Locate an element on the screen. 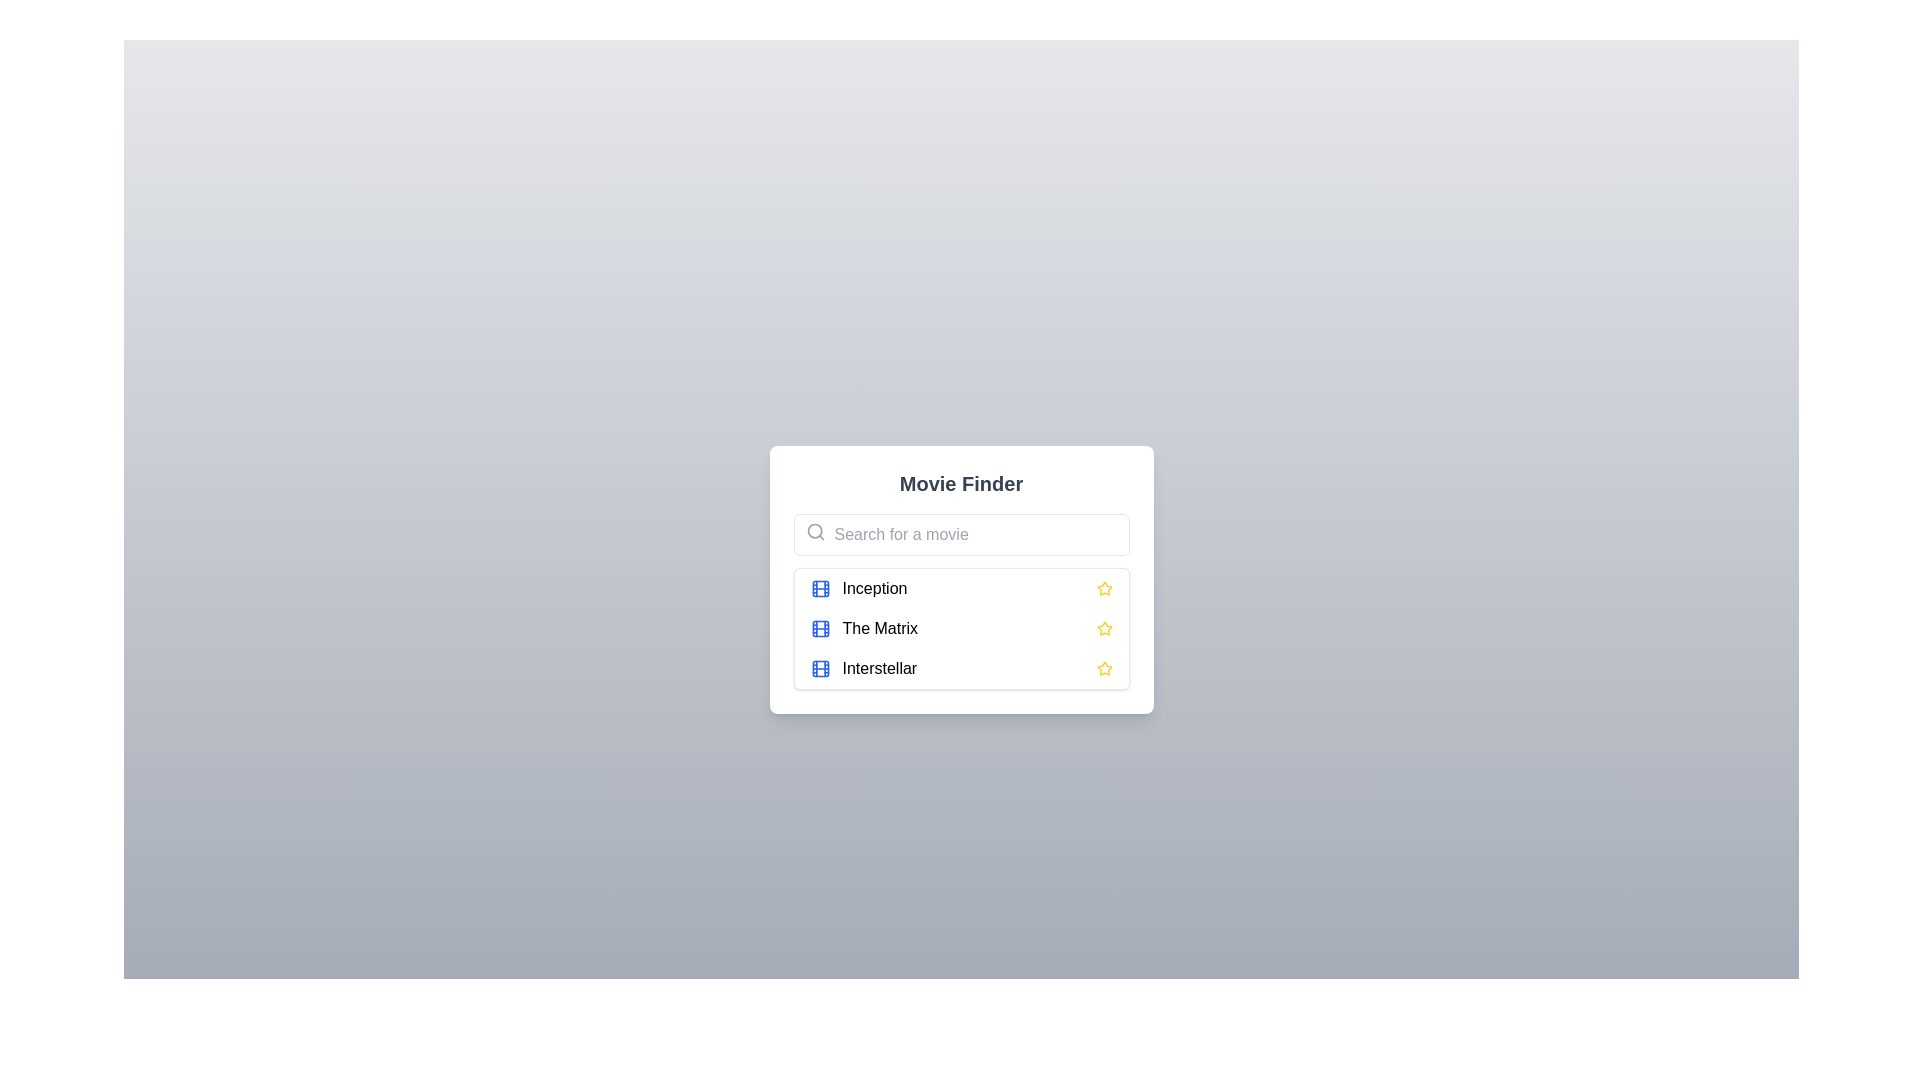  the leftmost icon associated with the third entry in the movie list 'Interstellar' is located at coordinates (820, 668).